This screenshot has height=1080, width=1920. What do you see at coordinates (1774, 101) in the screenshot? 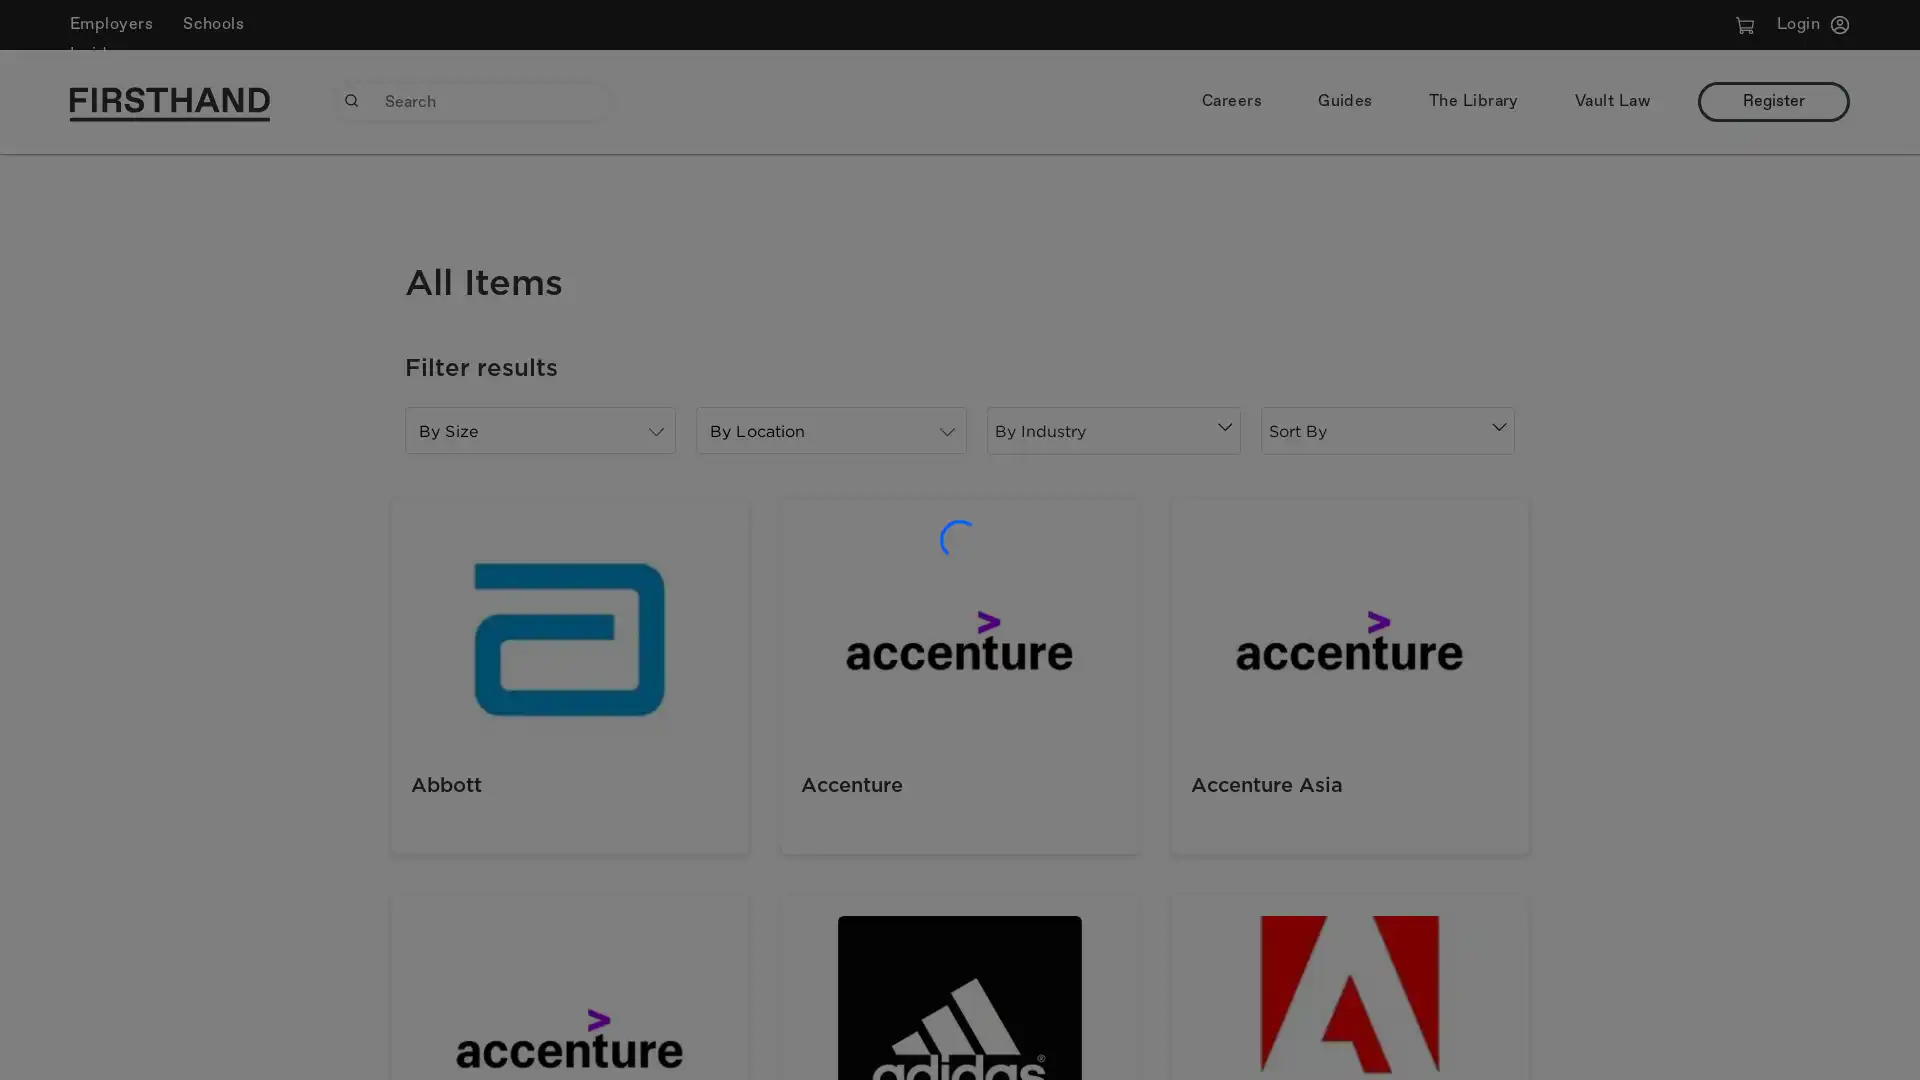
I see `Register` at bounding box center [1774, 101].